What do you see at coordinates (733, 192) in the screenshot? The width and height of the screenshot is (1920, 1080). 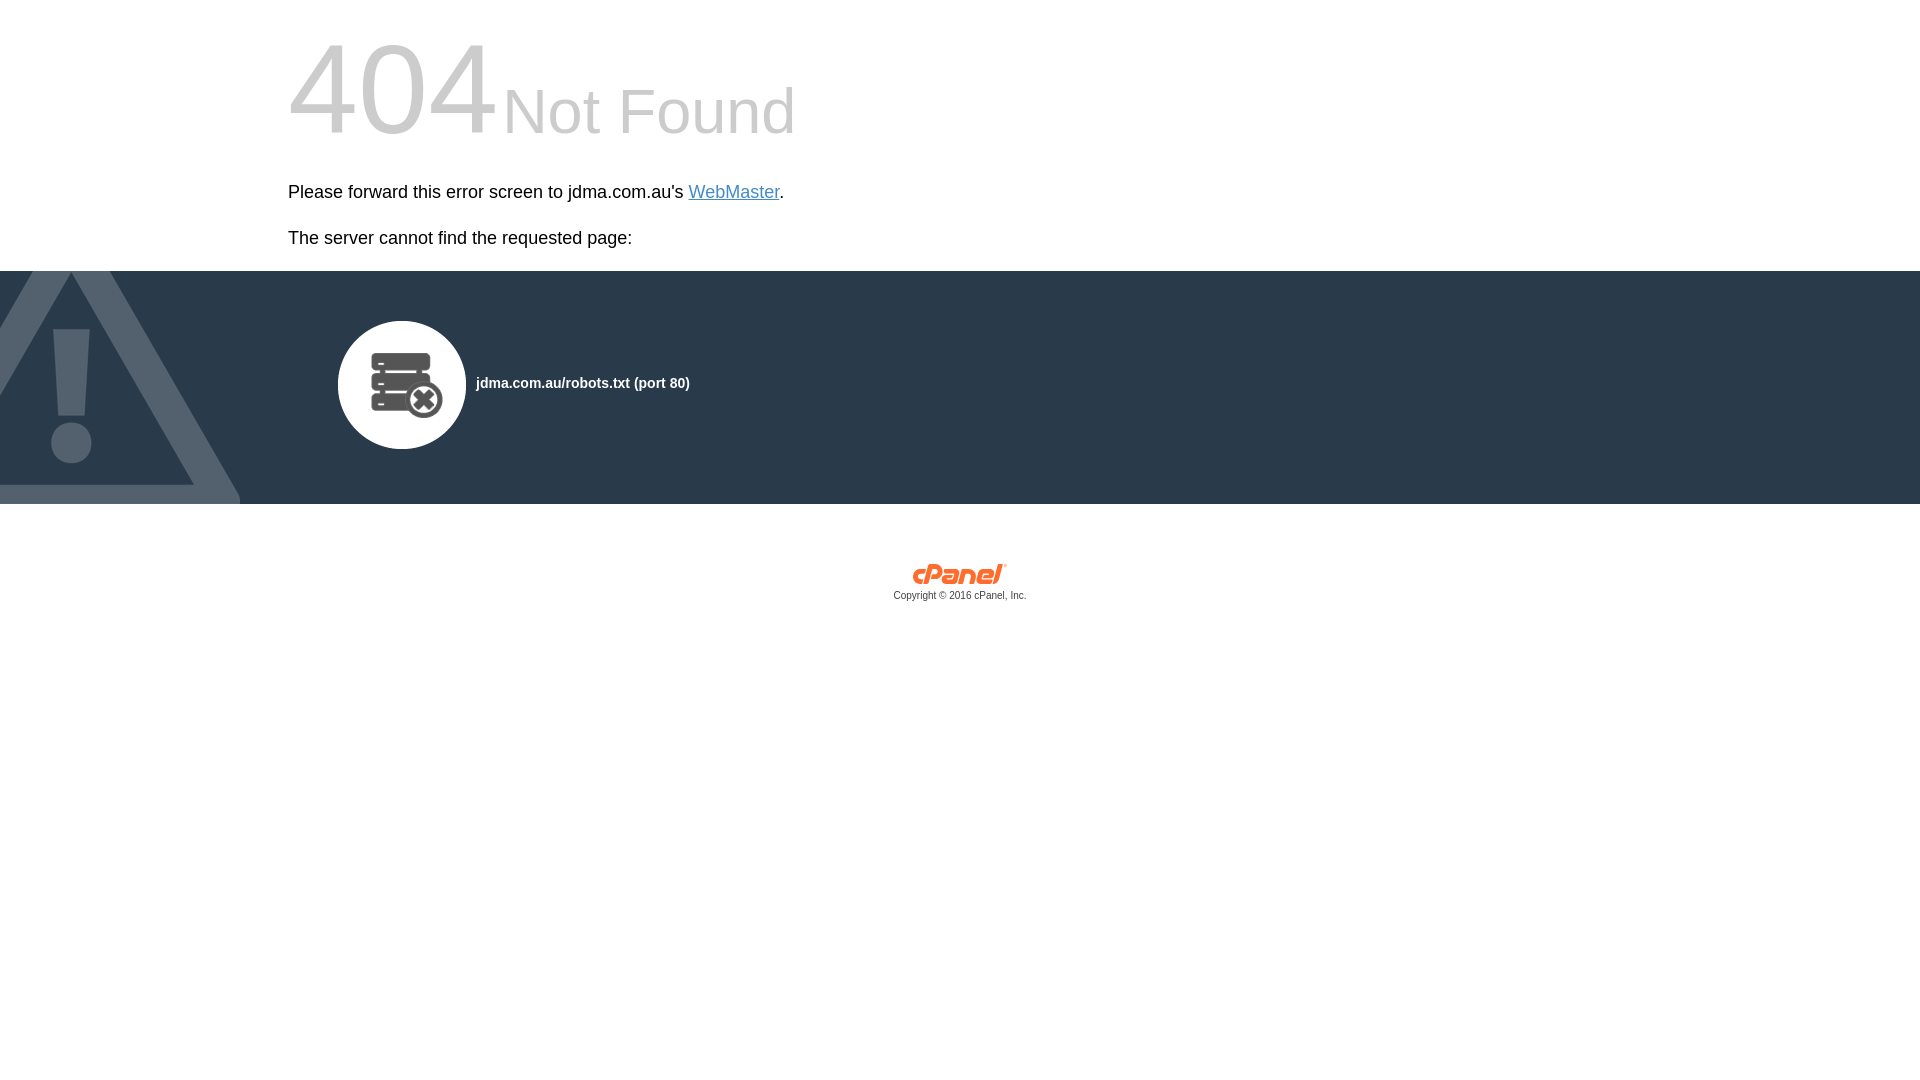 I see `'WebMaster'` at bounding box center [733, 192].